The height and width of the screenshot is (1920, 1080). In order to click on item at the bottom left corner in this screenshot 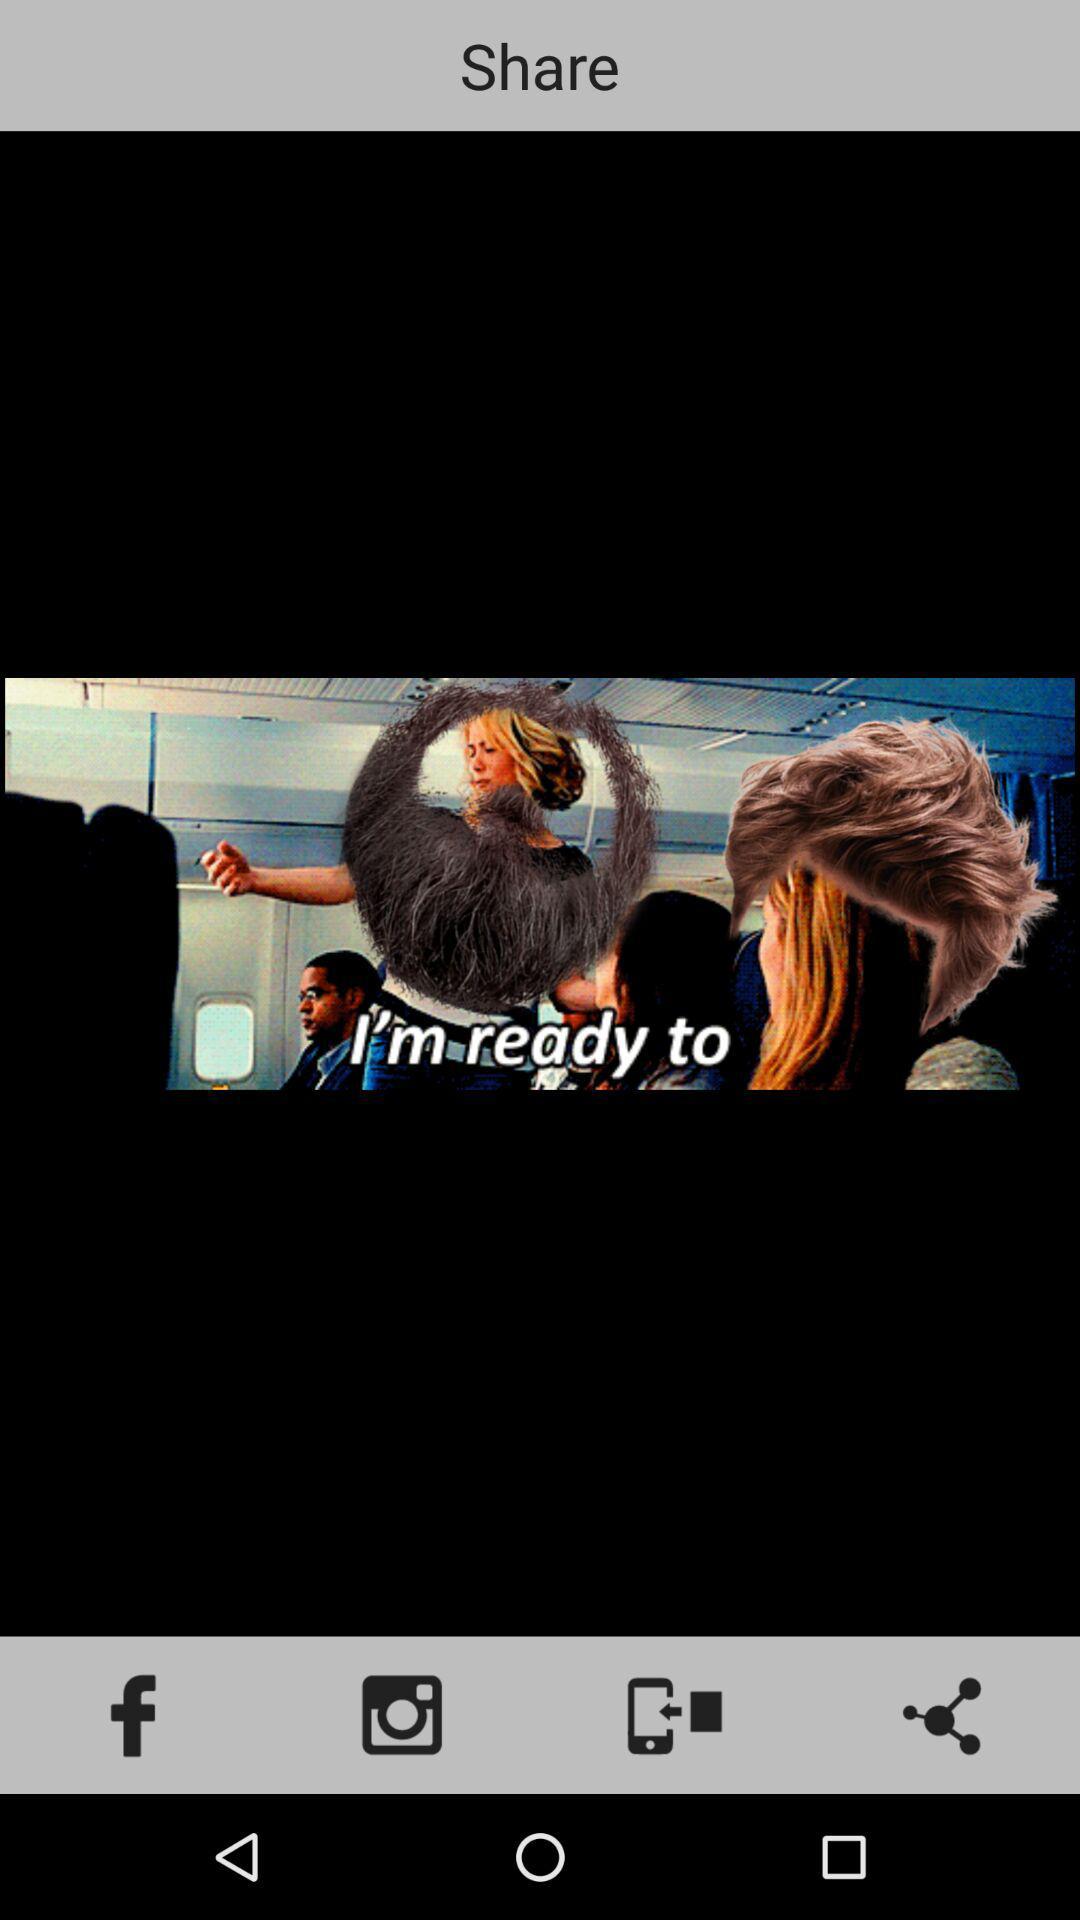, I will do `click(135, 1714)`.